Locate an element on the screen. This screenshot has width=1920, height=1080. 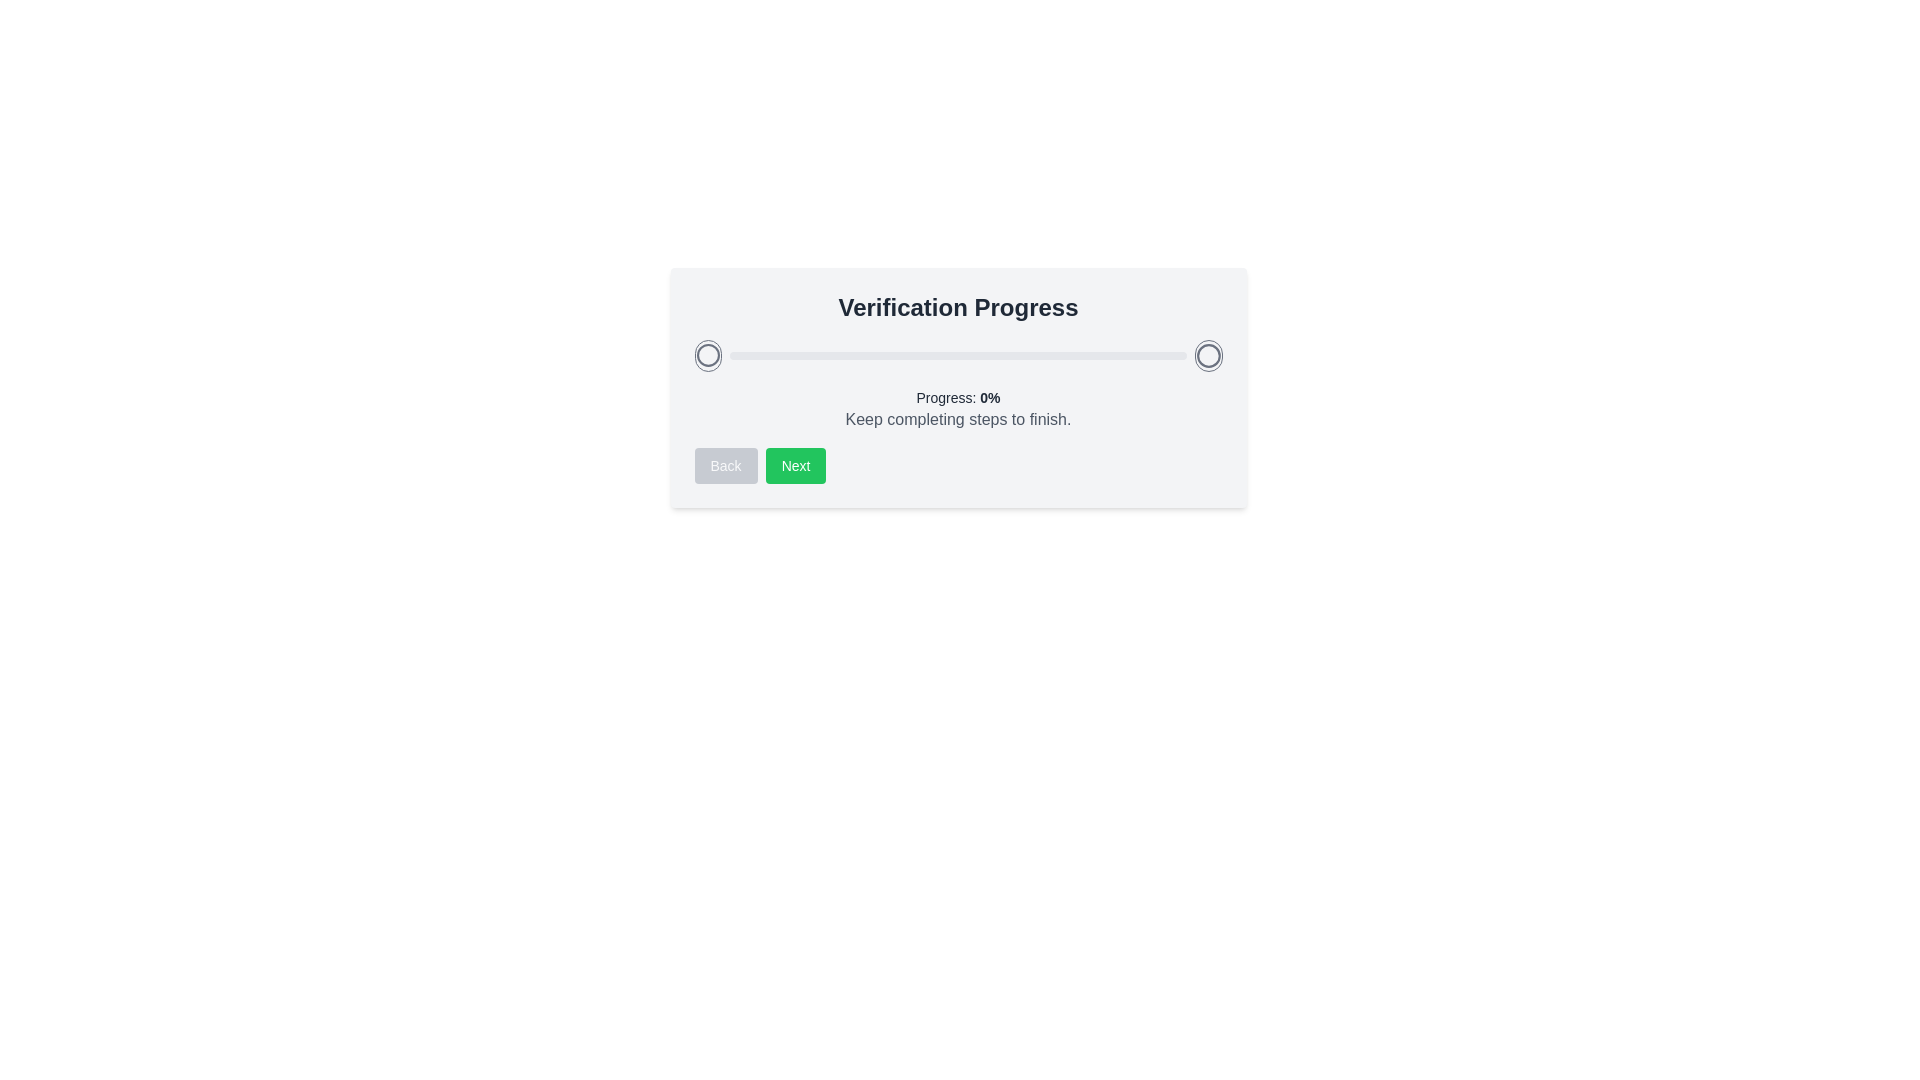
the leftmost button in a horizontal group of two buttons, located near the bottom-left corner of a panel is located at coordinates (725, 466).